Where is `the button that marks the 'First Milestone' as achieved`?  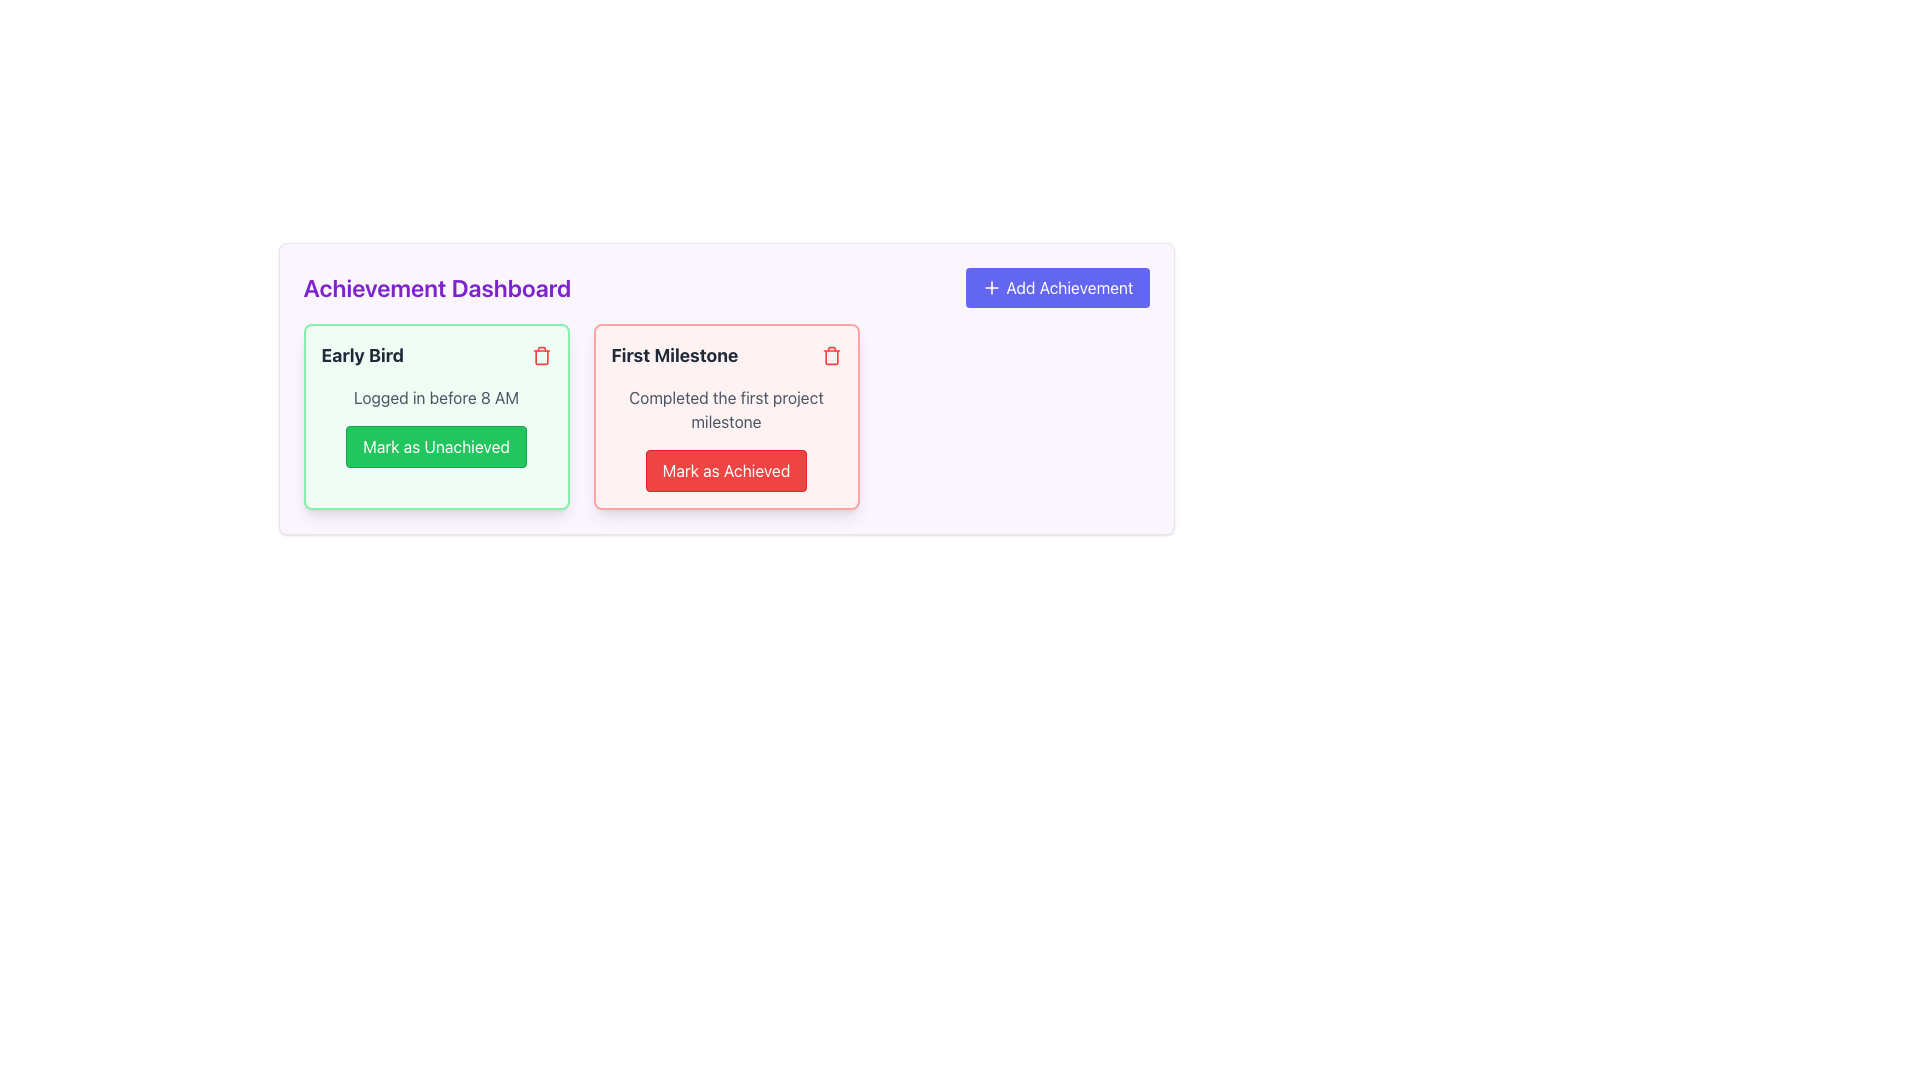 the button that marks the 'First Milestone' as achieved is located at coordinates (725, 470).